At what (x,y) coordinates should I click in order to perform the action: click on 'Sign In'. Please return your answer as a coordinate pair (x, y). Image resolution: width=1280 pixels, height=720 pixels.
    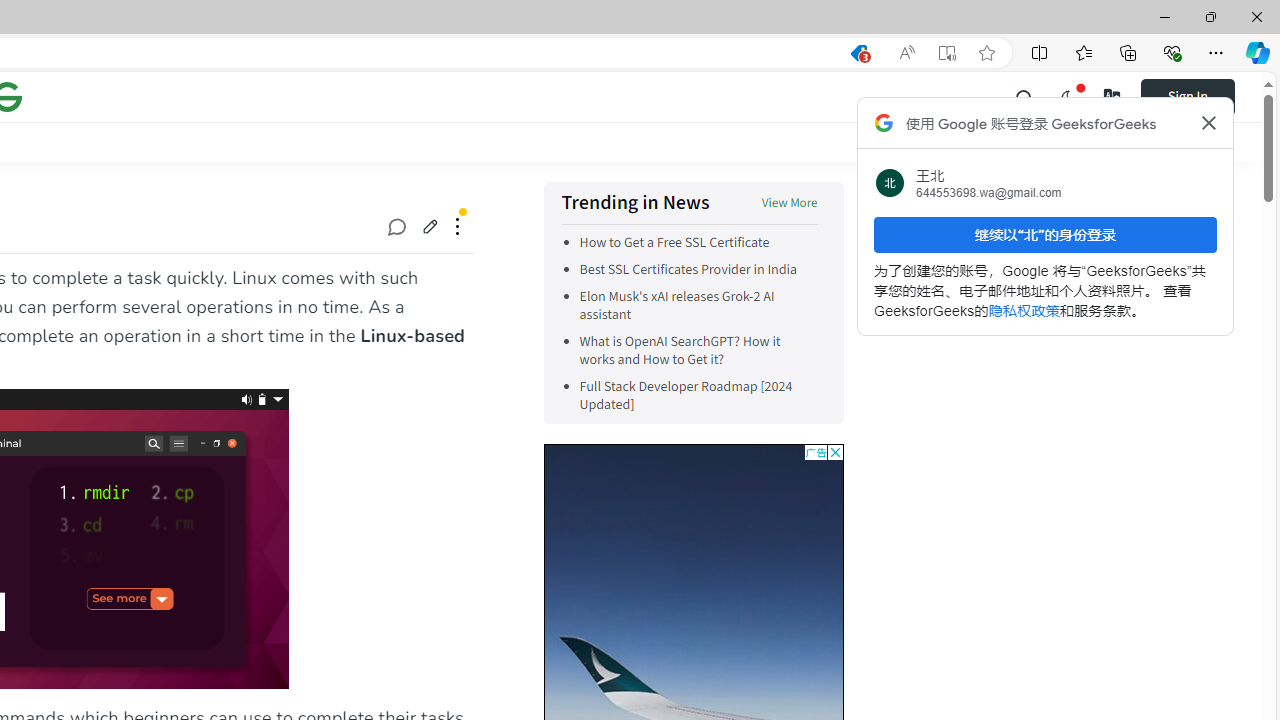
    Looking at the image, I should click on (1187, 96).